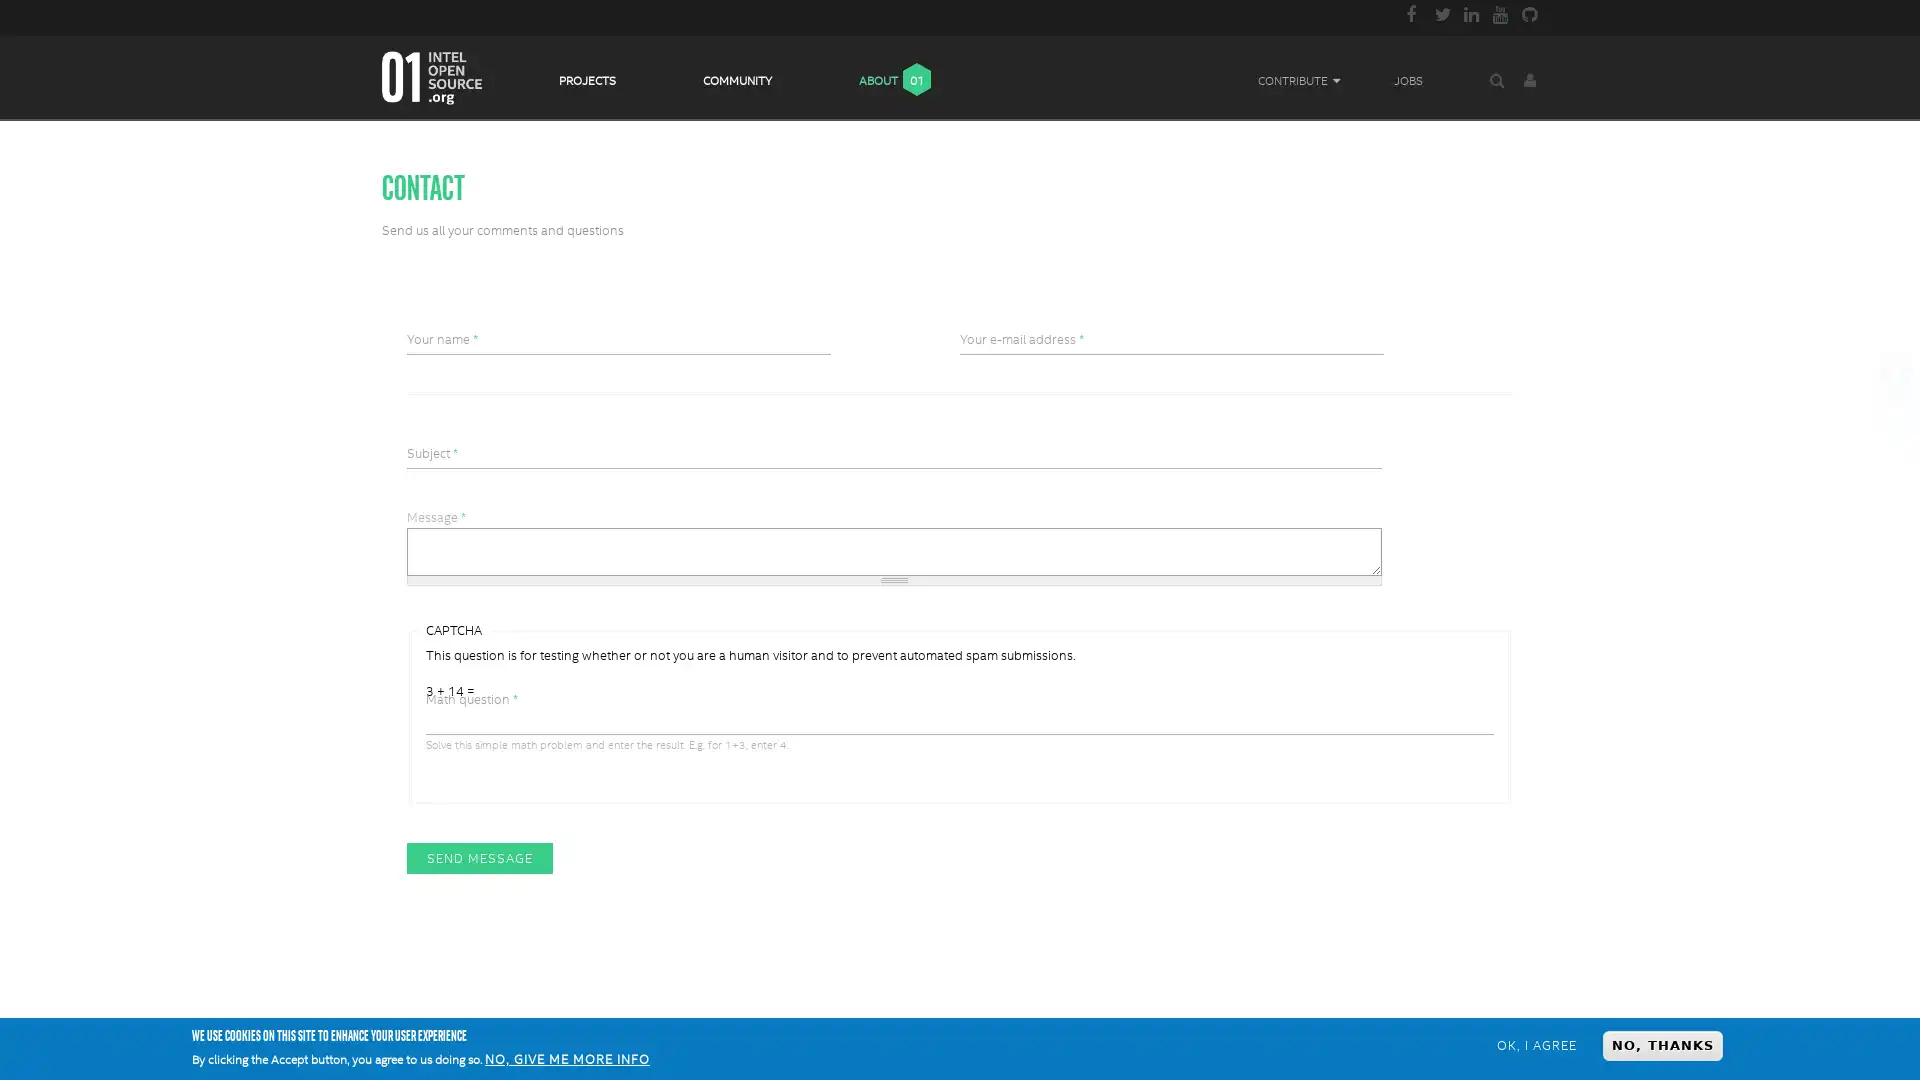  What do you see at coordinates (1662, 1044) in the screenshot?
I see `NO, THANKS` at bounding box center [1662, 1044].